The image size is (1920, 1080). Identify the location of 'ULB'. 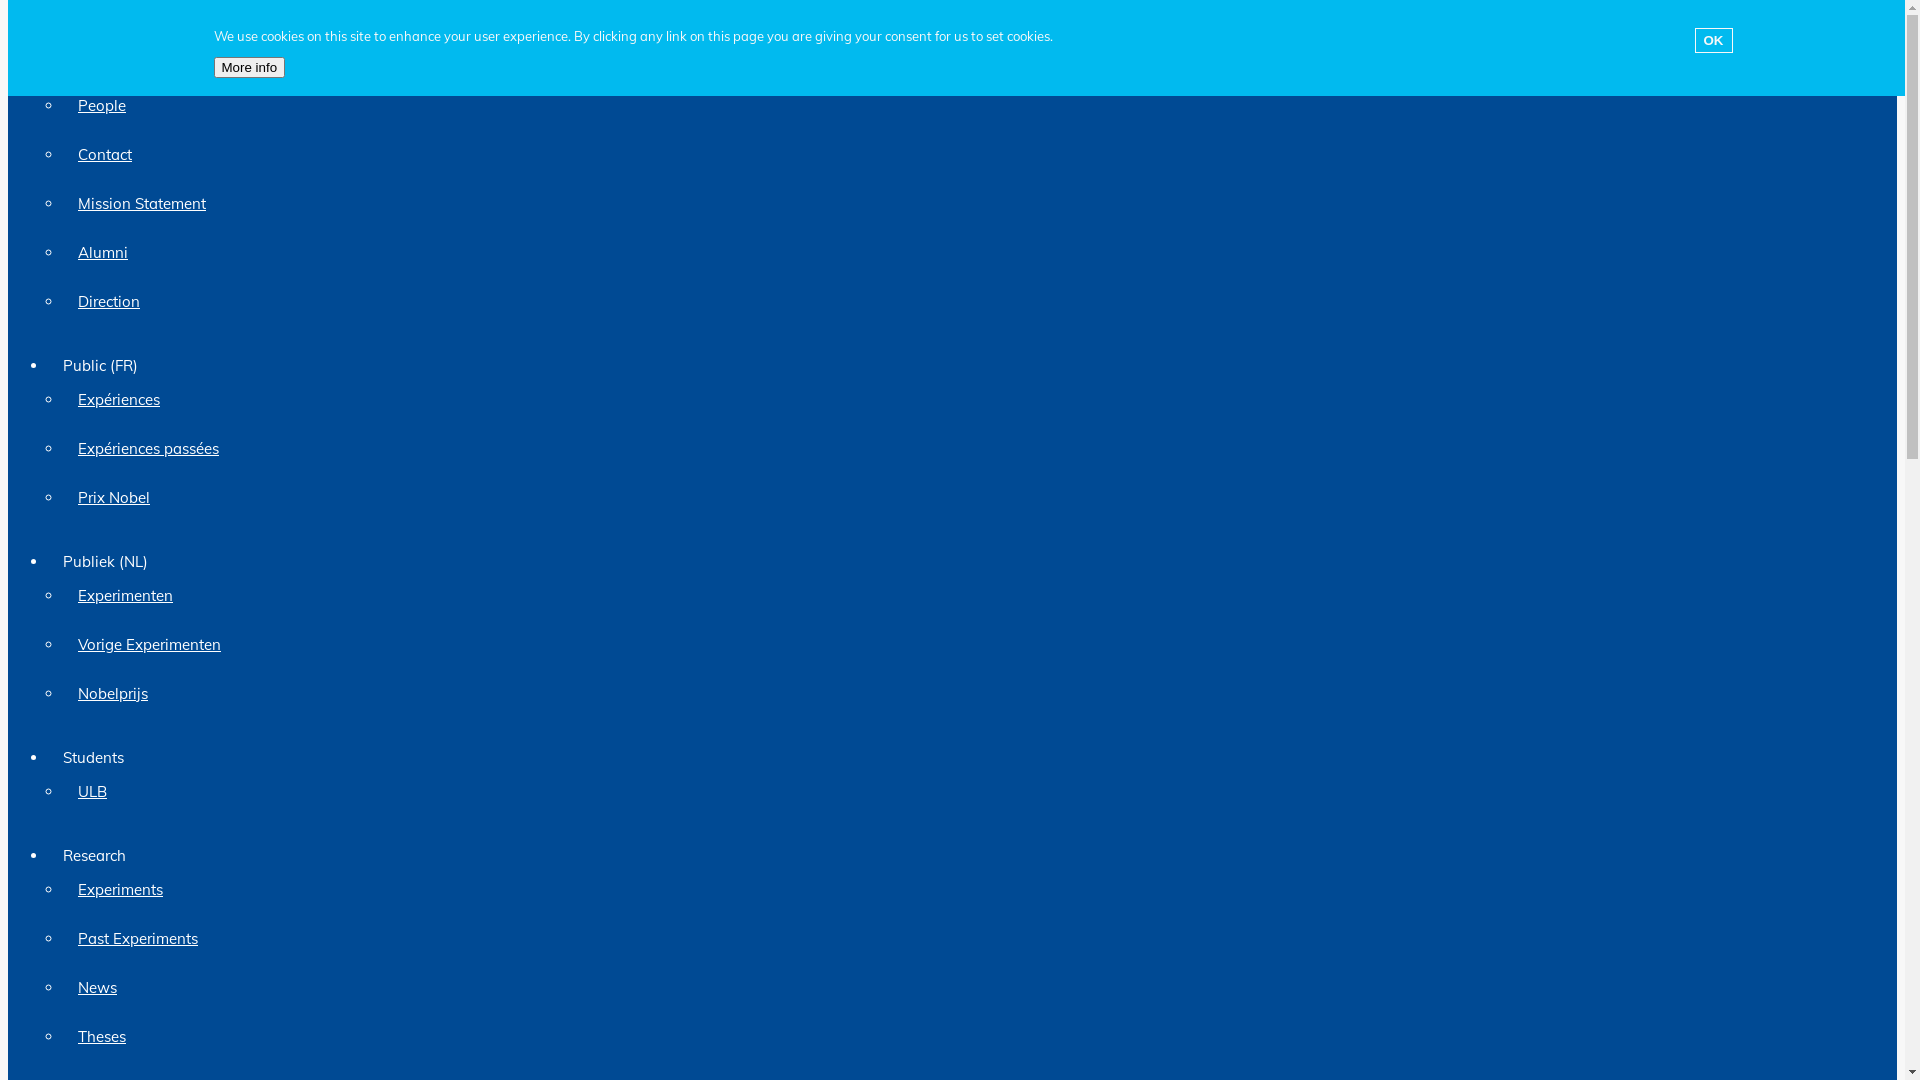
(77, 790).